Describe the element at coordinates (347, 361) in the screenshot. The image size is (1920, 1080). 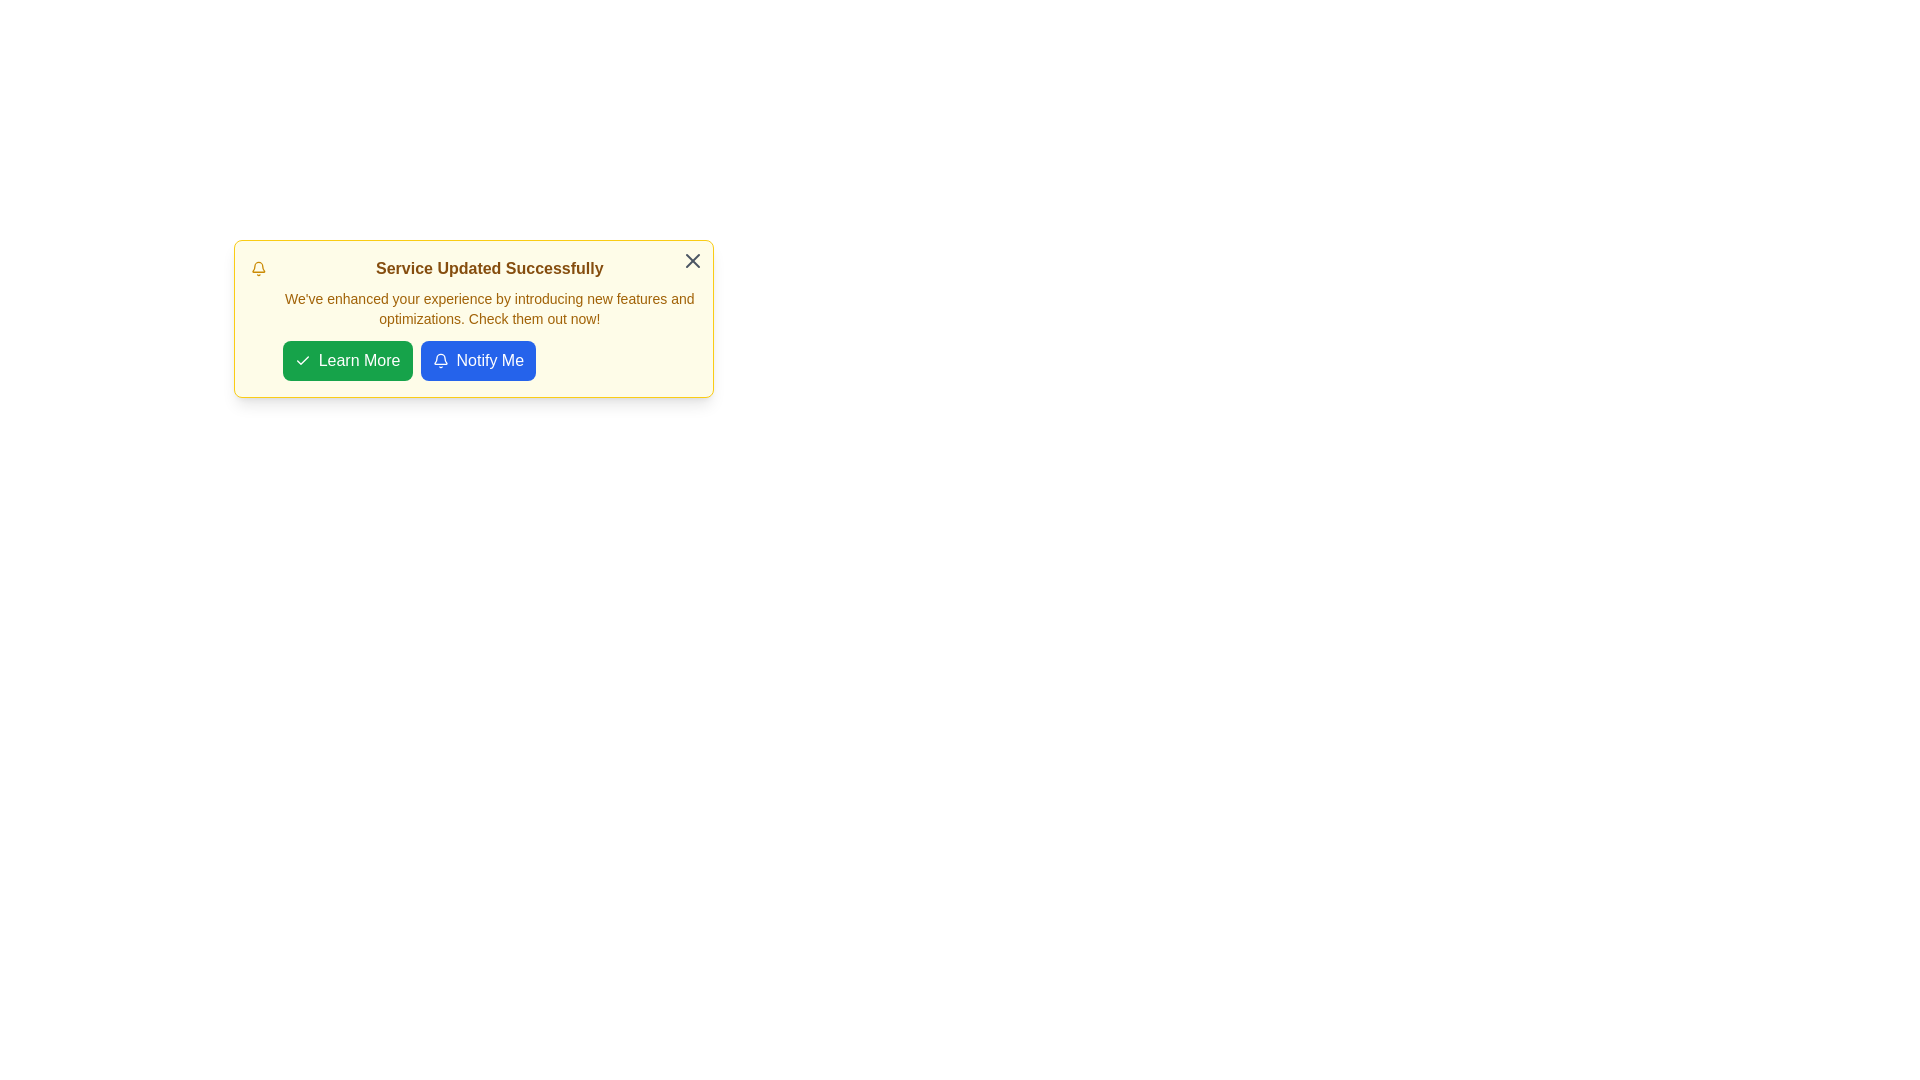
I see `'Learn More' button to navigate to additional information` at that location.